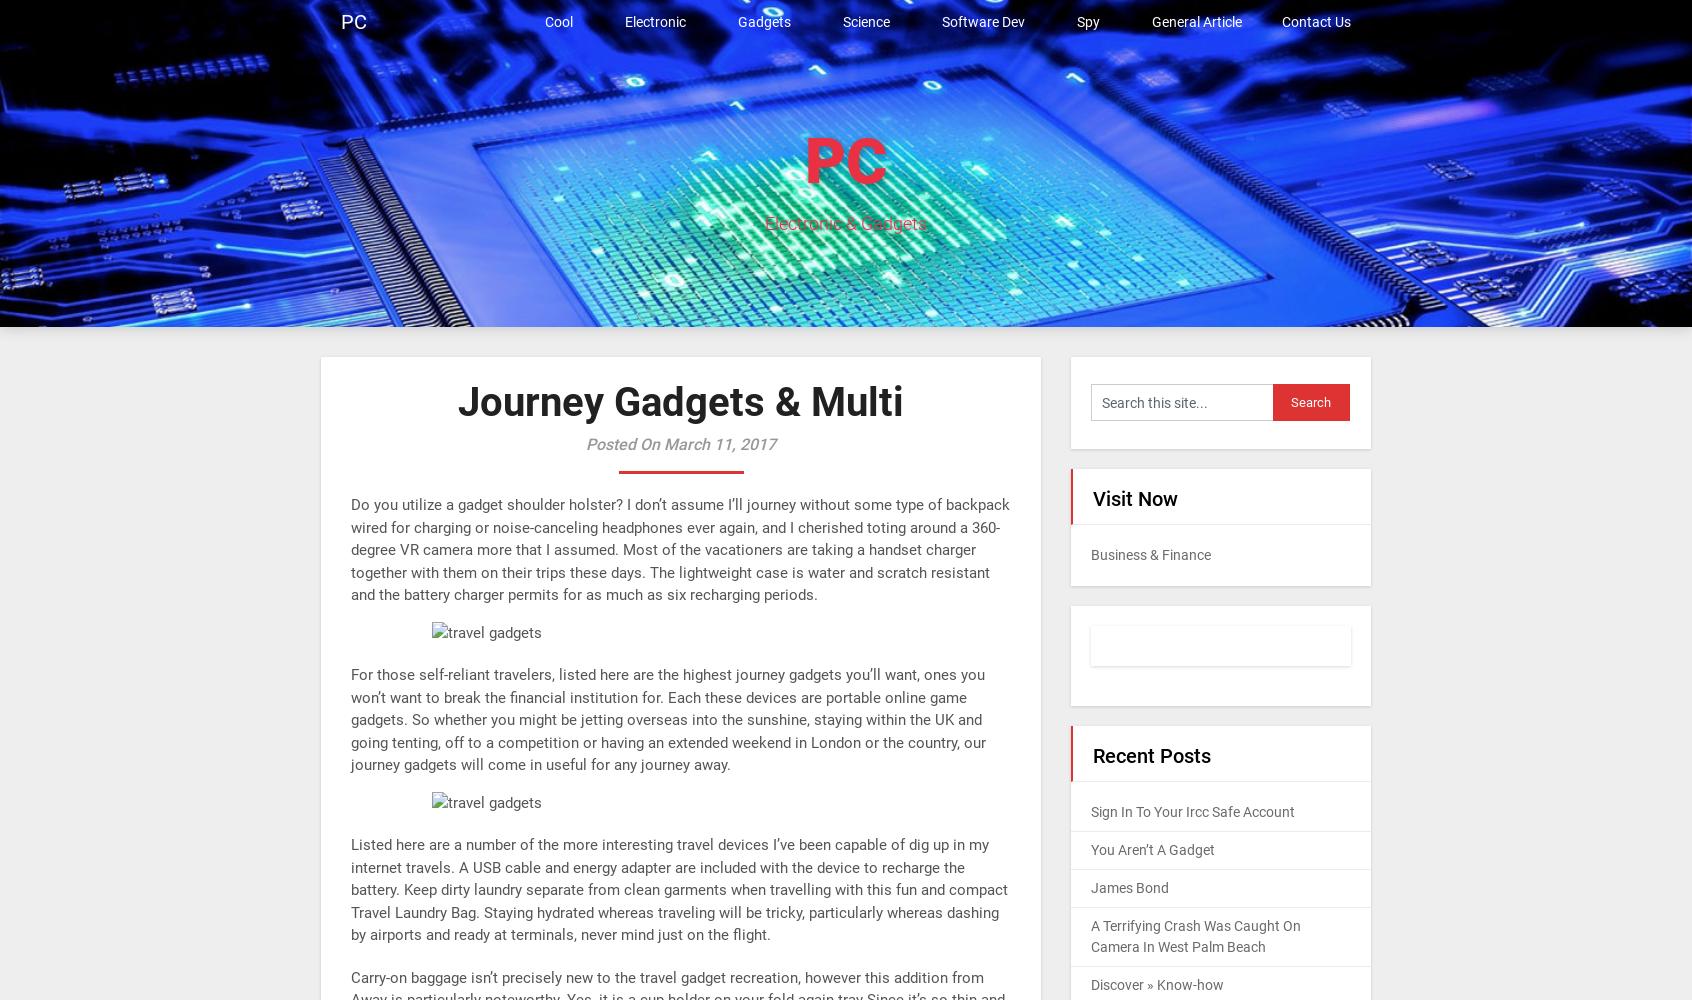  What do you see at coordinates (763, 22) in the screenshot?
I see `'Gadgets'` at bounding box center [763, 22].